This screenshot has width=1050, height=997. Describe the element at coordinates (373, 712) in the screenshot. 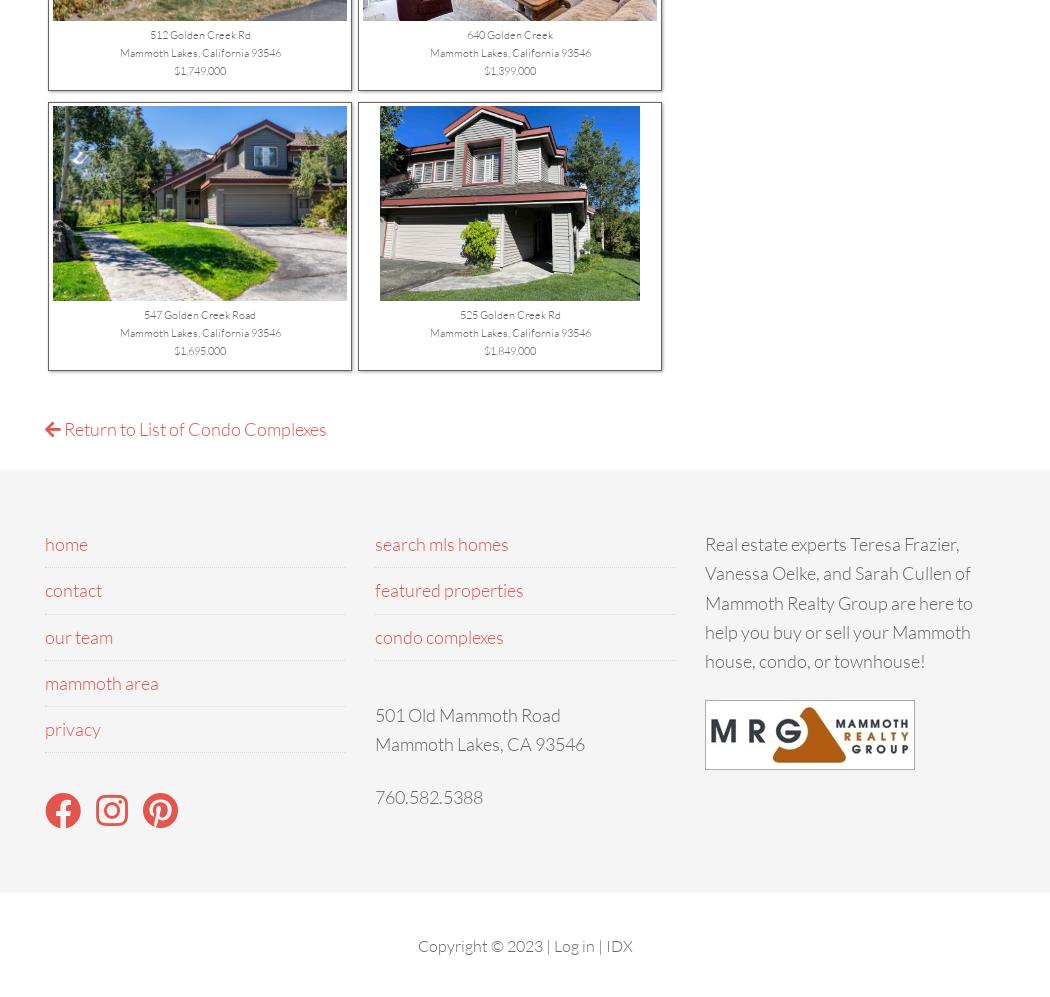

I see `'501 Old Mammoth Road'` at that location.